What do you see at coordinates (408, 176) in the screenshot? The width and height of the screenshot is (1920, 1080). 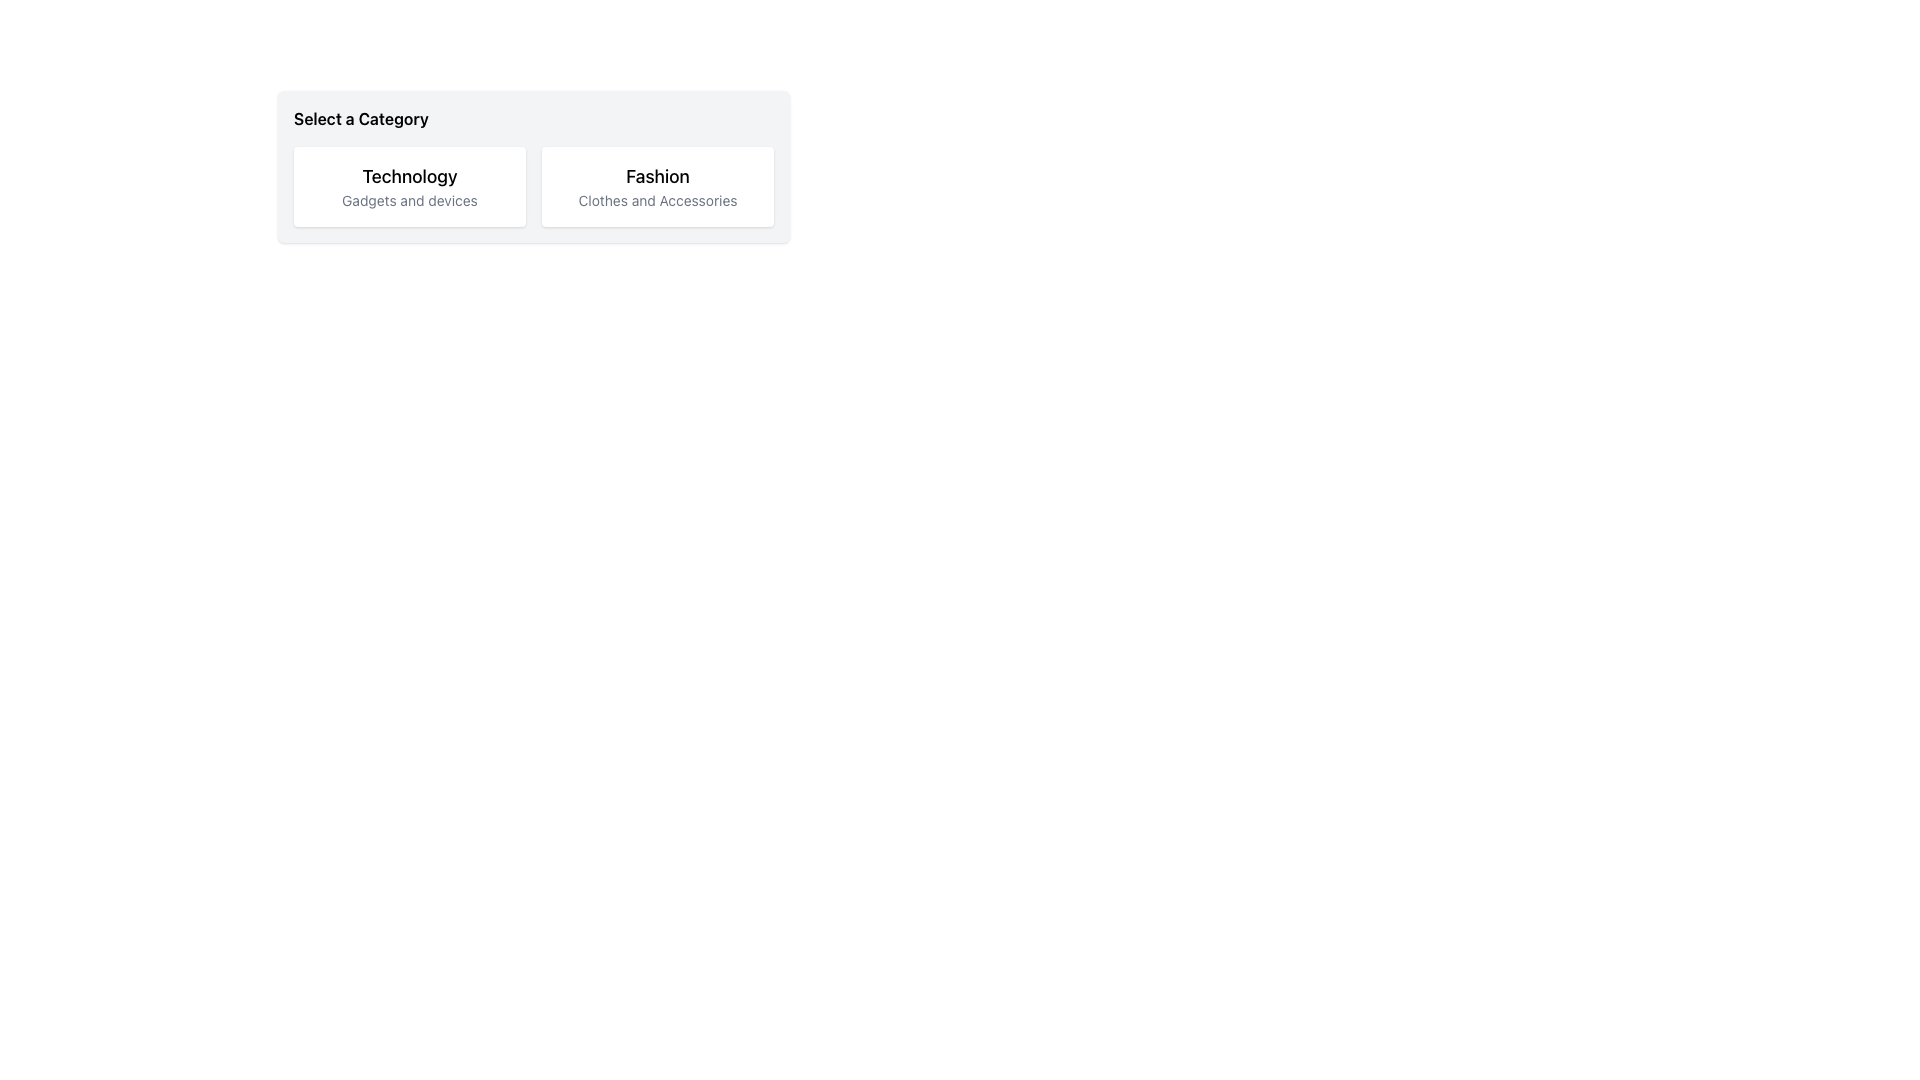 I see `the Text Label element displaying the word 'Technology', which is bold and medium-sized in black font, located within a card-like component with a white background and rounded corners` at bounding box center [408, 176].